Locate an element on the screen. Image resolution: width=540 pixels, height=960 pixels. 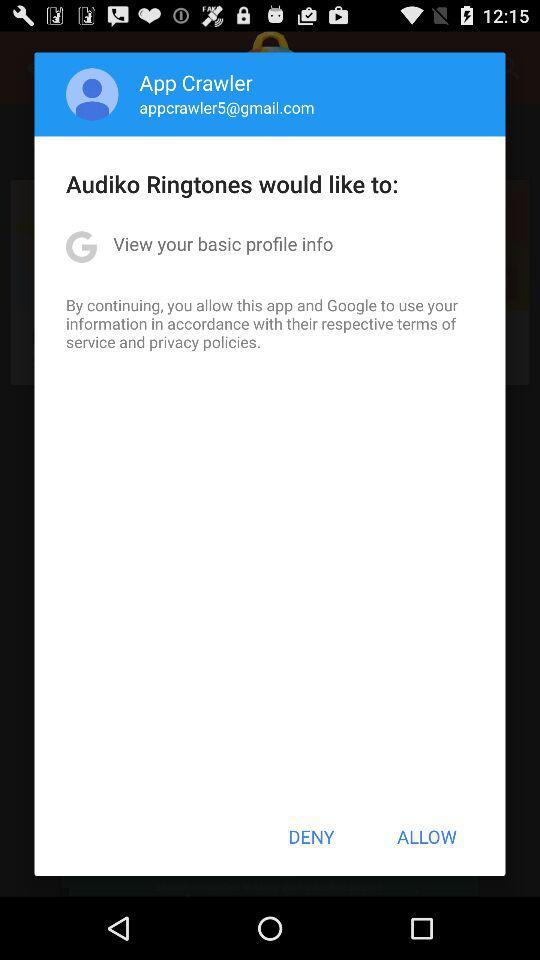
the icon above audiko ringtones would item is located at coordinates (91, 94).